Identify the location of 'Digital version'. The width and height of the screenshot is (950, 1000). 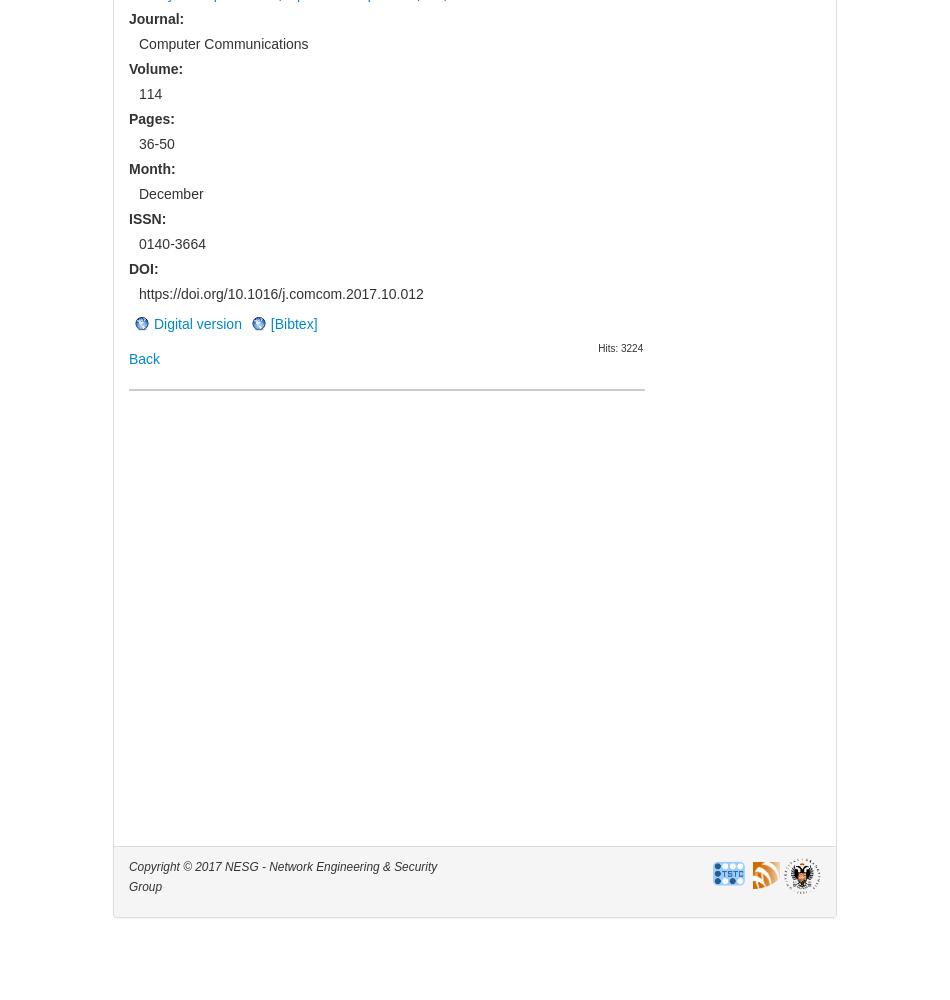
(197, 322).